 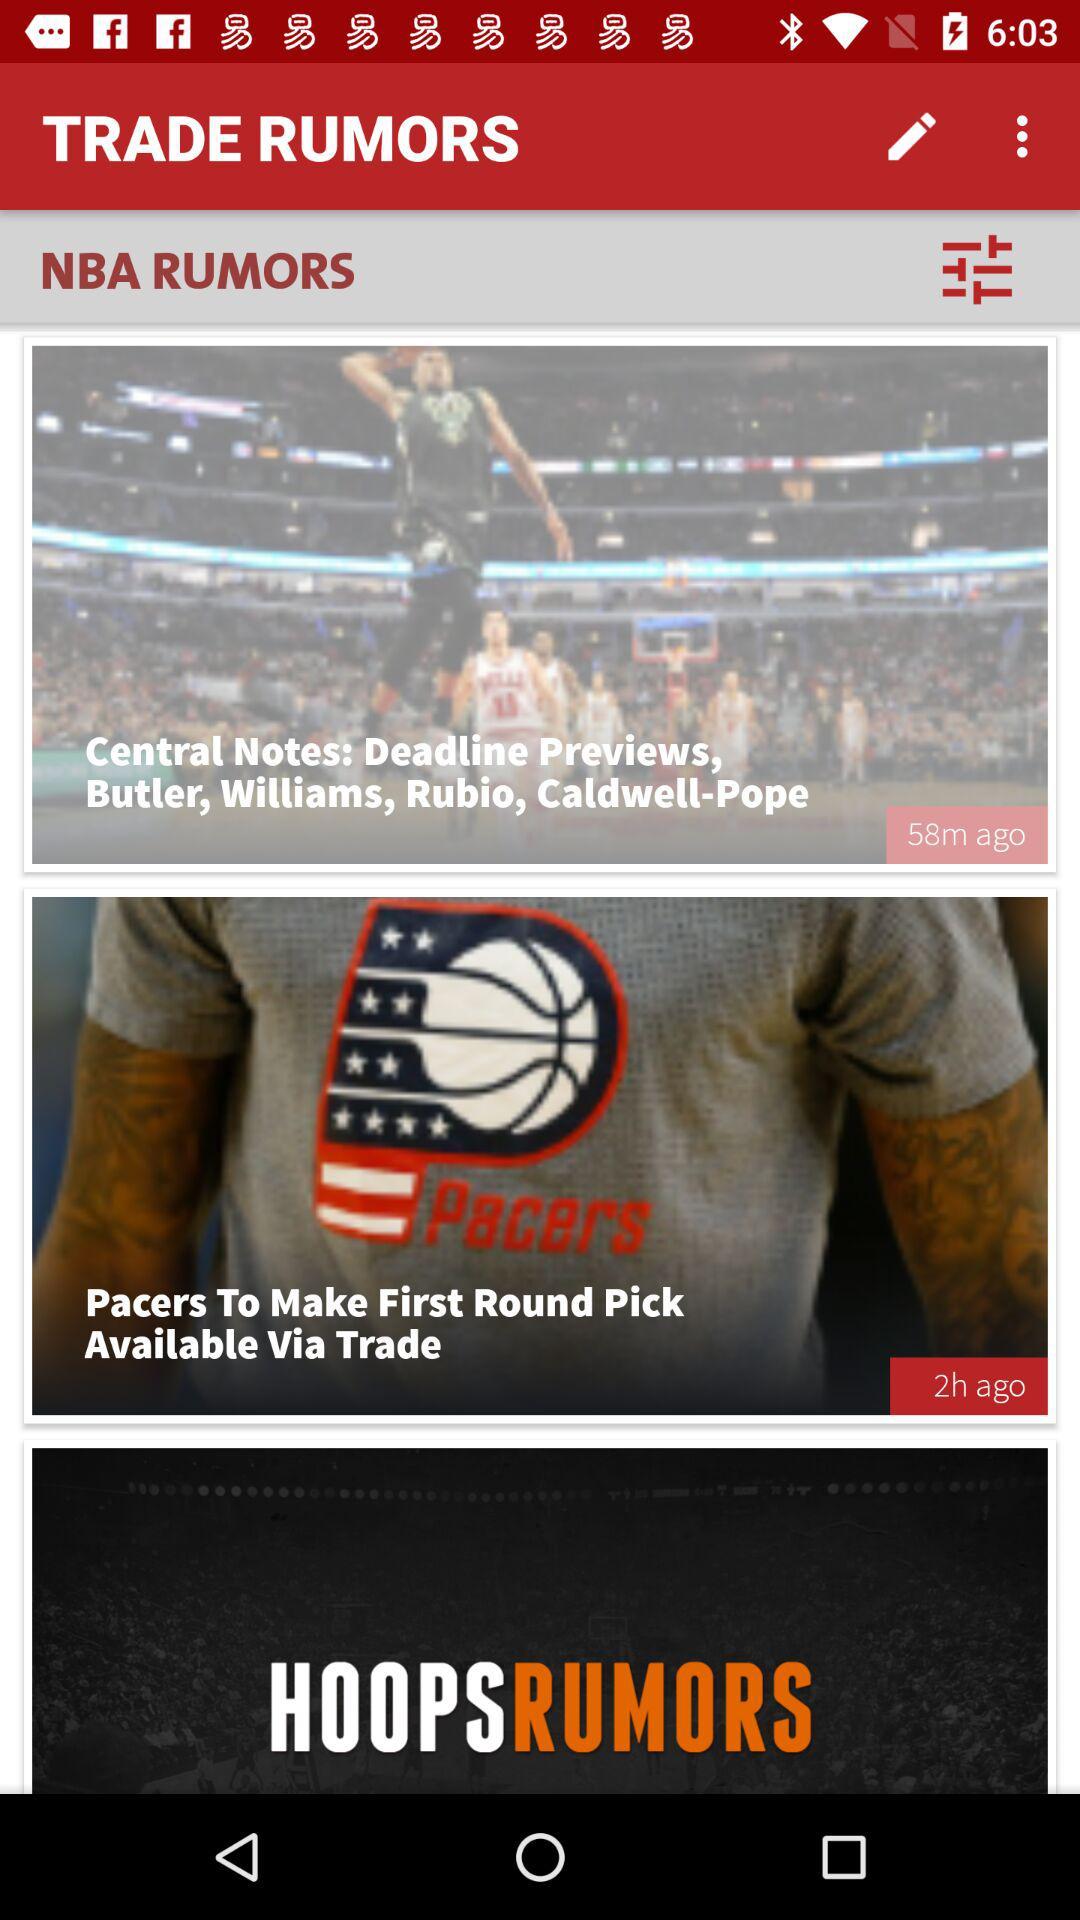 I want to click on the sliders icon, so click(x=976, y=268).